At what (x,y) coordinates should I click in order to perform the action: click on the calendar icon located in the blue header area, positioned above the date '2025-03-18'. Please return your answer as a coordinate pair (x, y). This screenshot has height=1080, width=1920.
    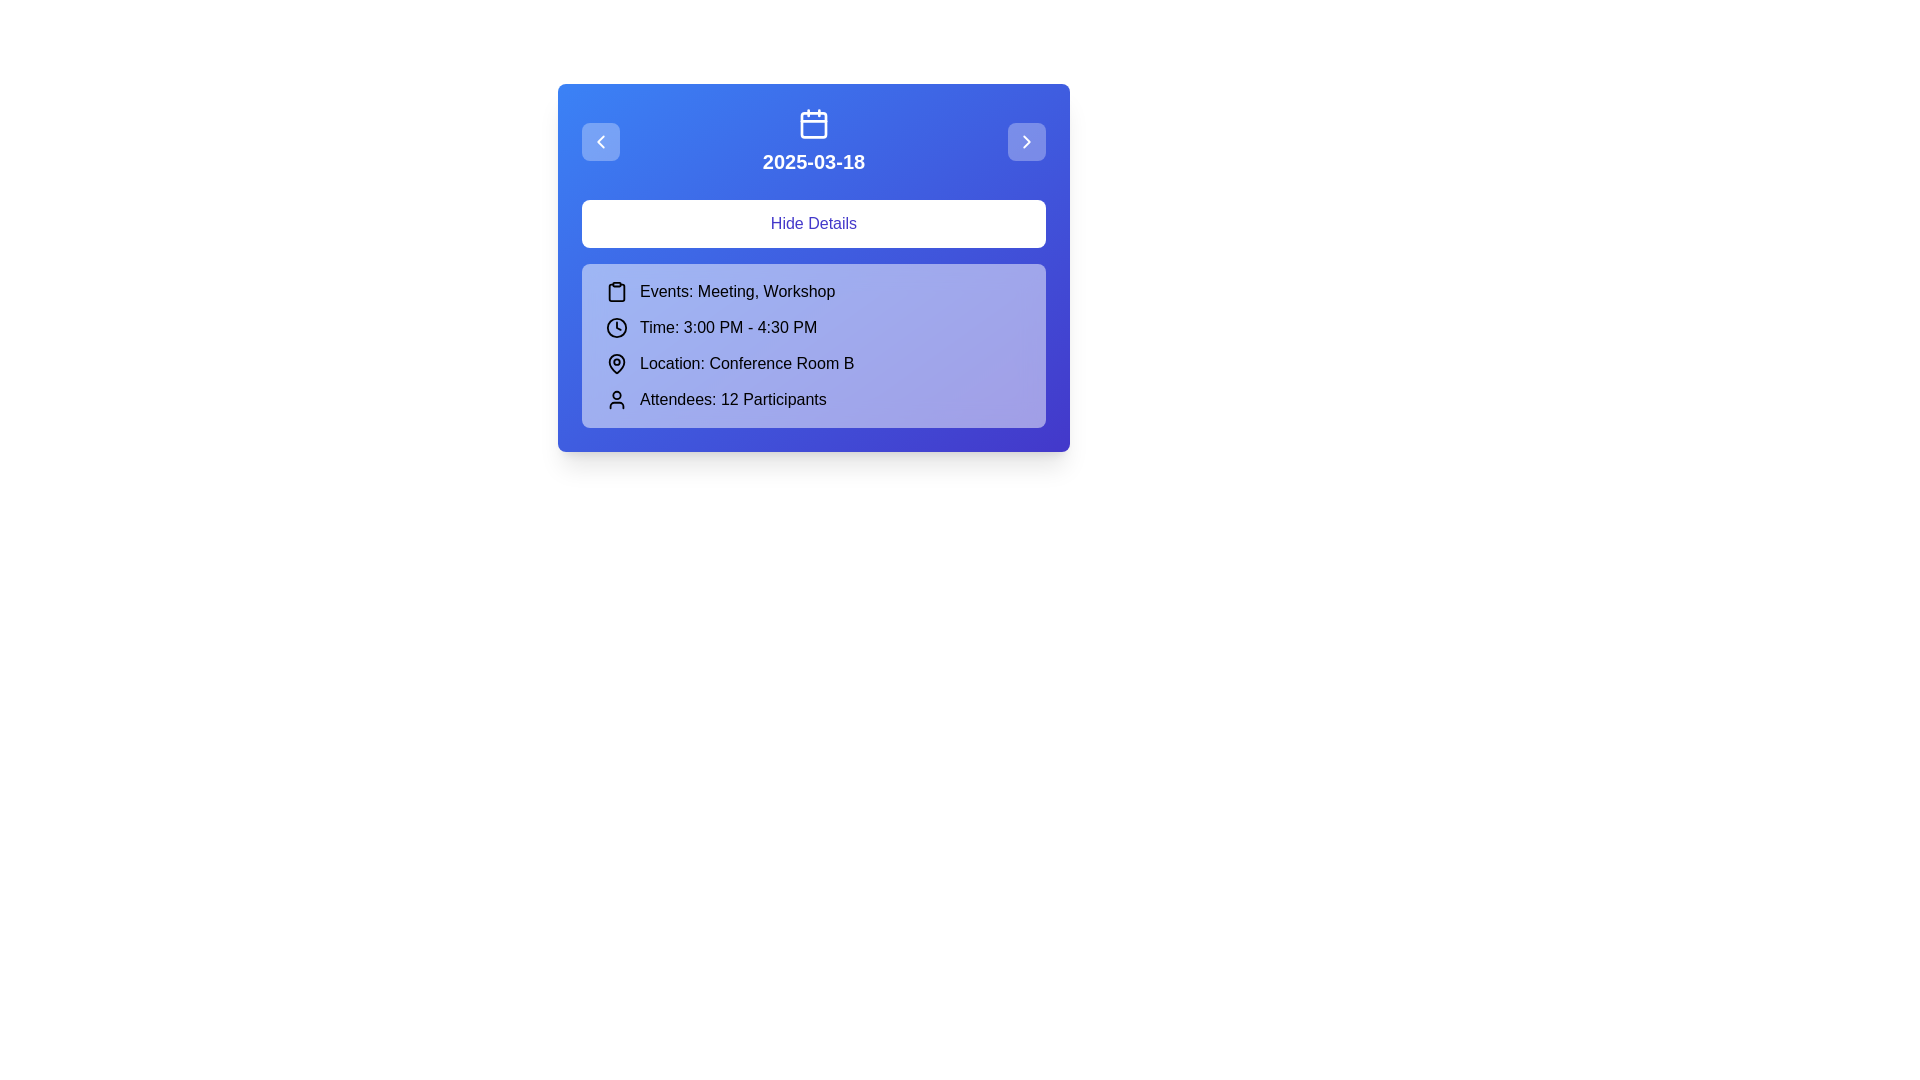
    Looking at the image, I should click on (814, 123).